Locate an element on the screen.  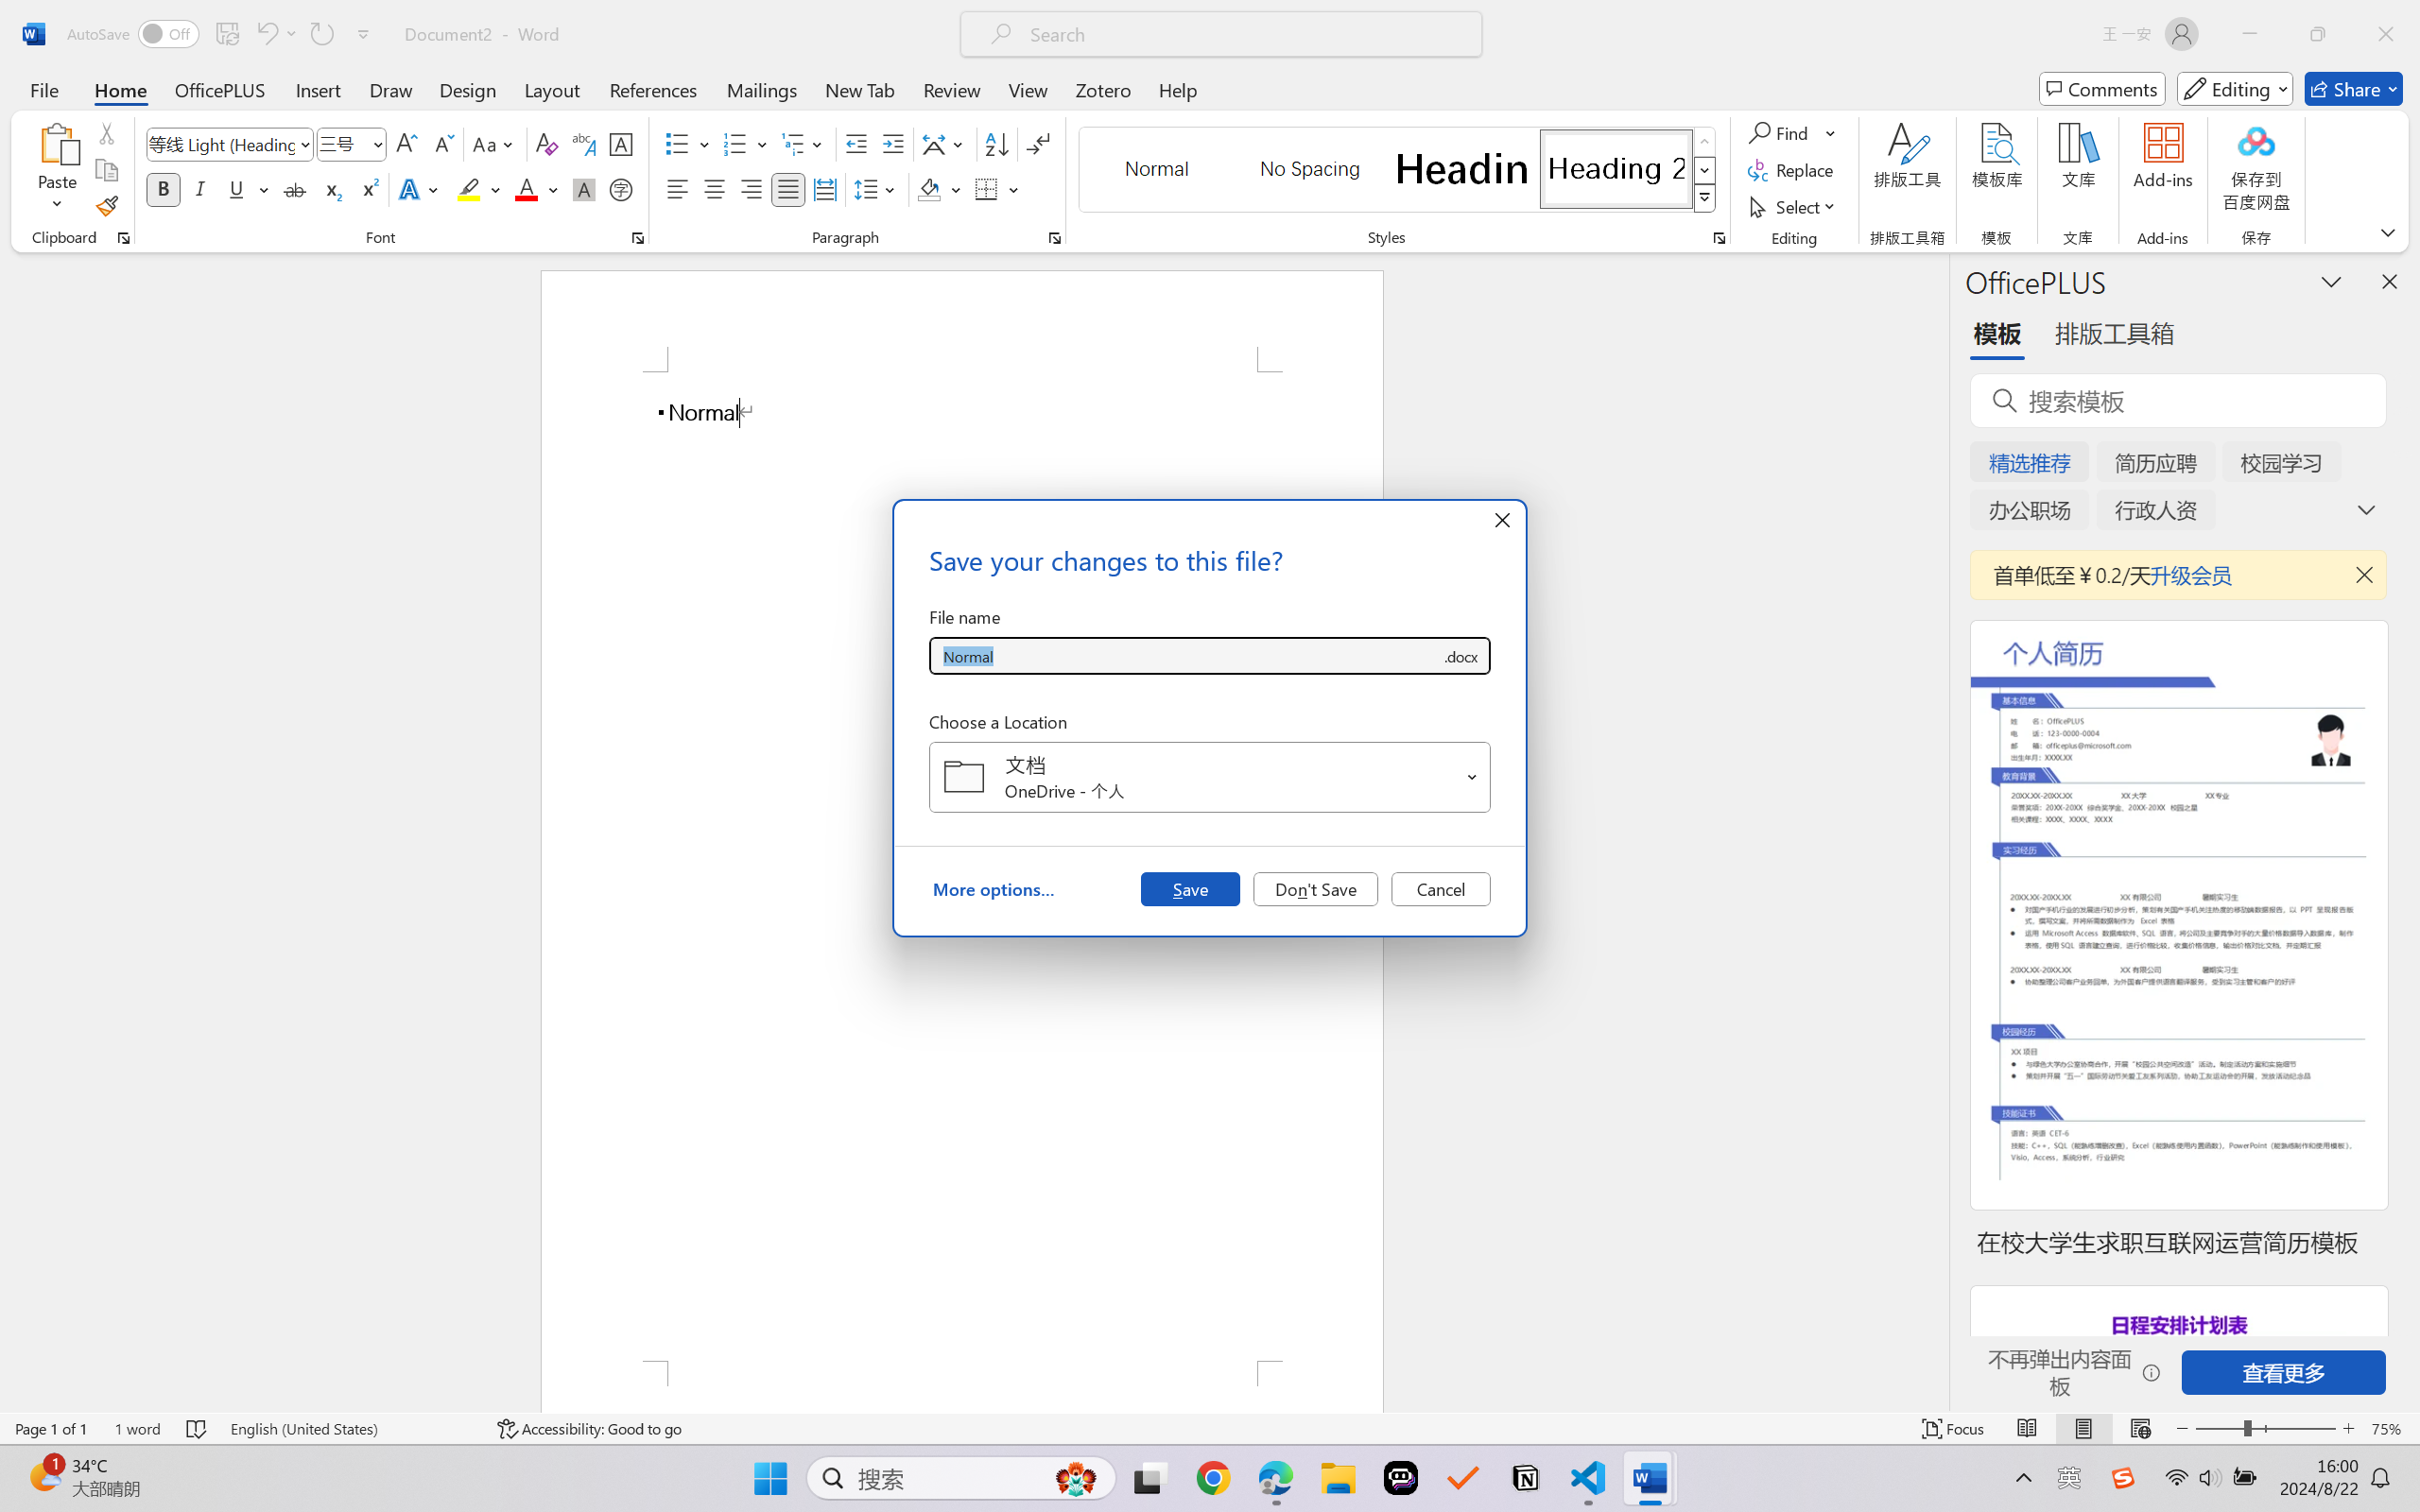
'AutomationID: QuickStylesGallery' is located at coordinates (1397, 170).